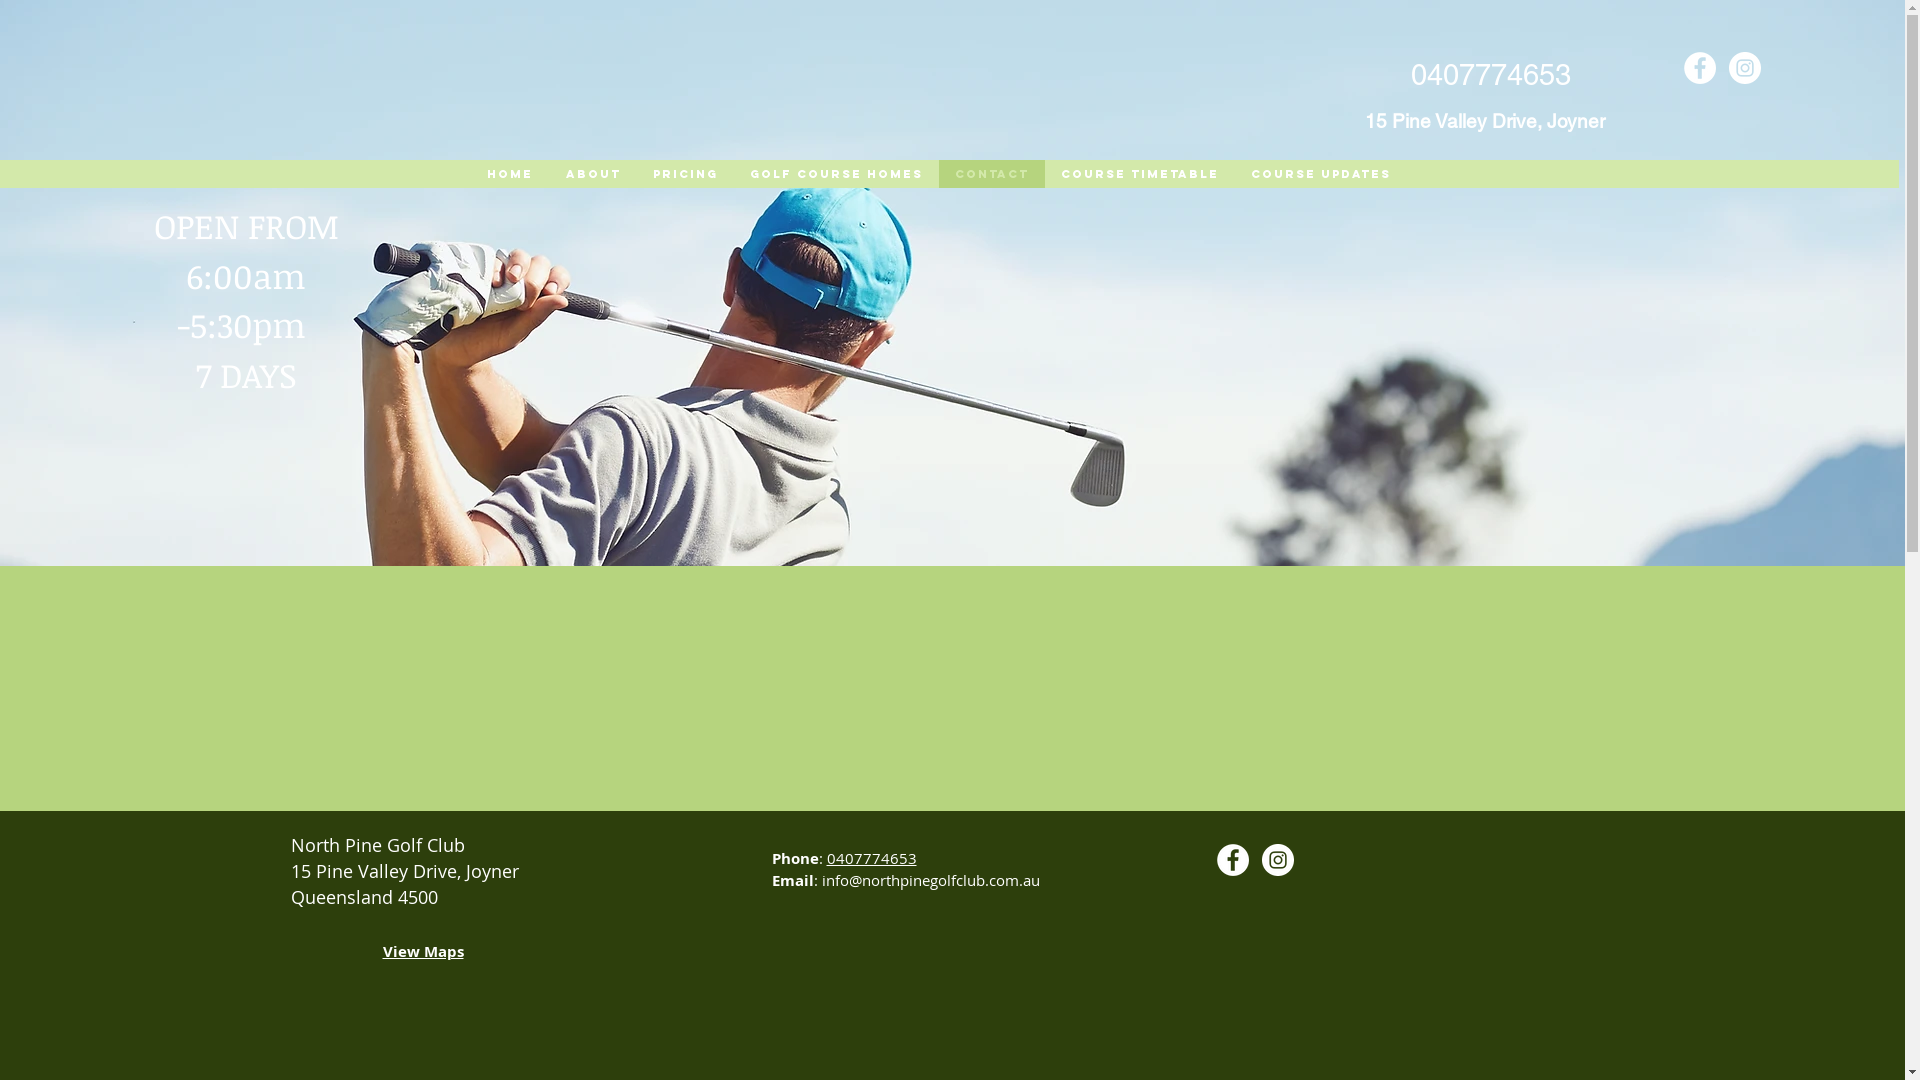 The width and height of the screenshot is (1920, 1080). I want to click on 'Golf Course Homes', so click(836, 172).